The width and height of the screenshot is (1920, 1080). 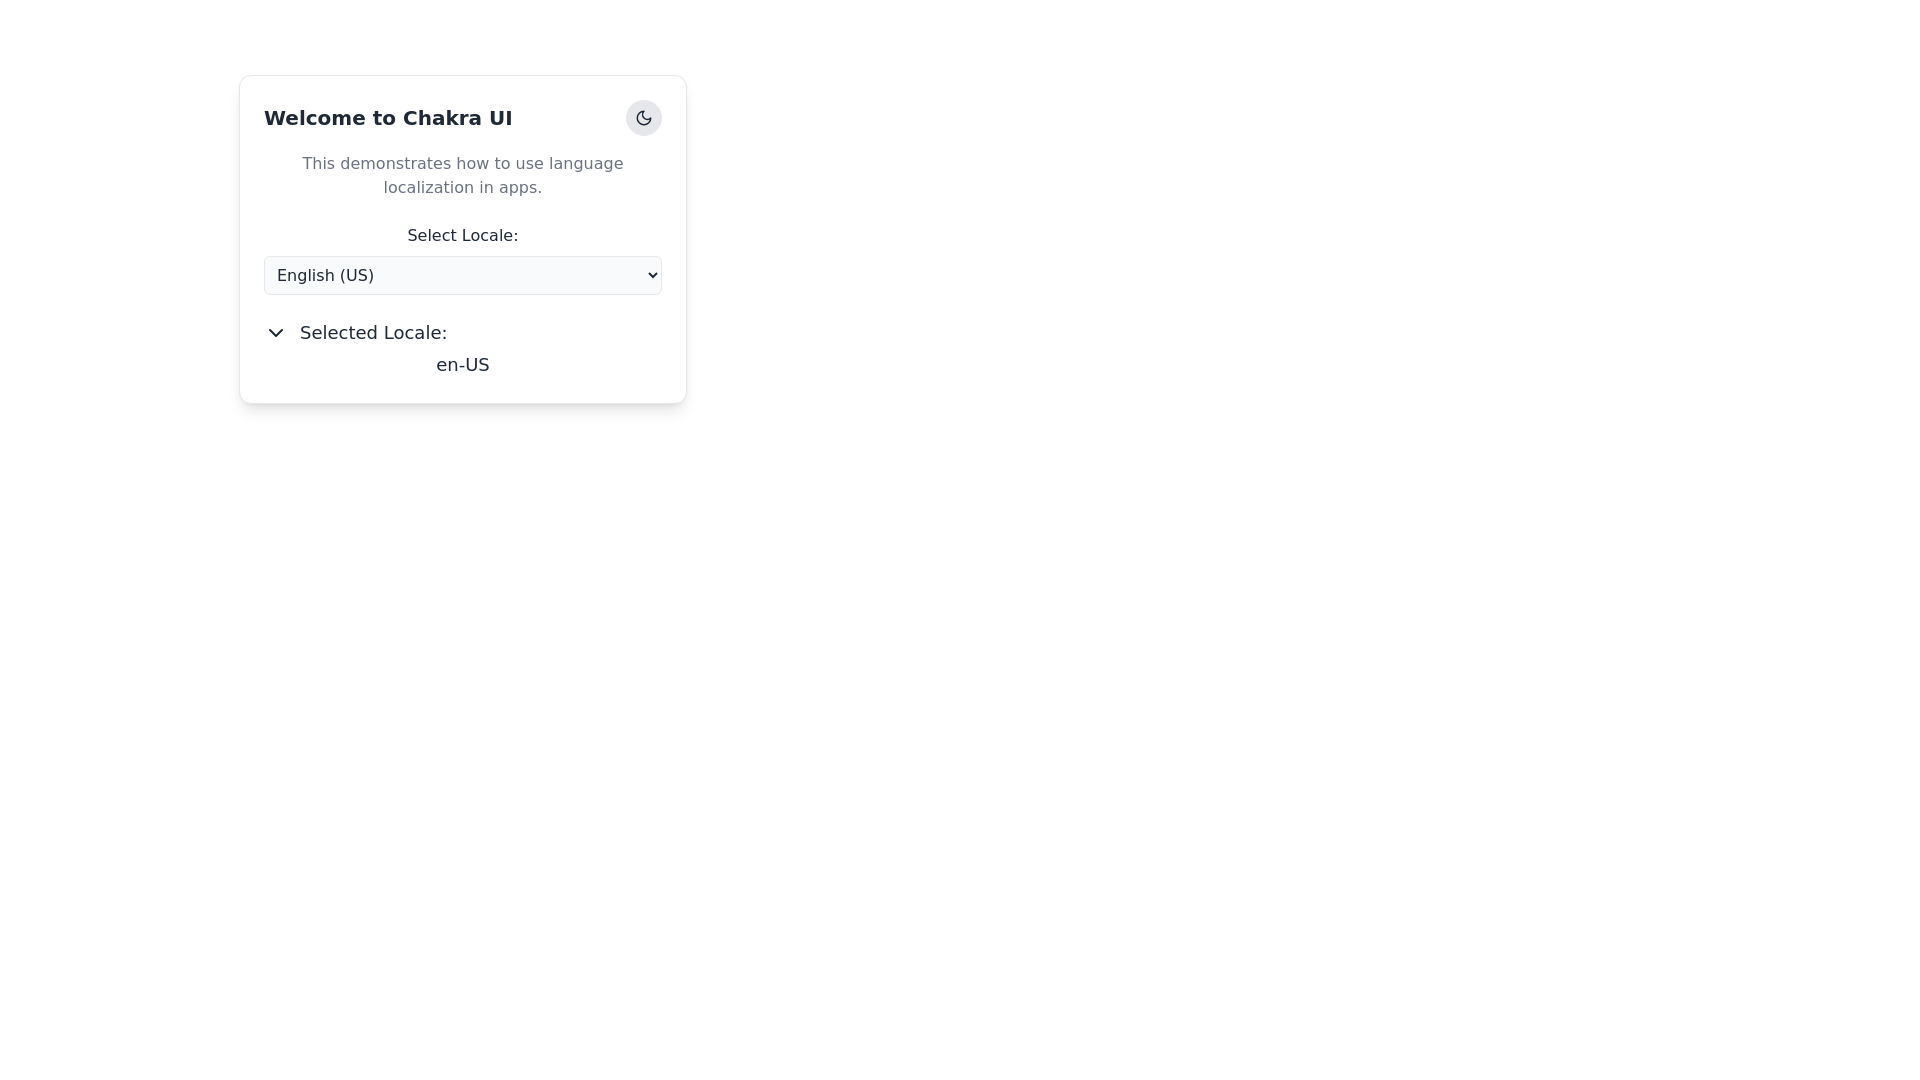 I want to click on the text paragraph that reads 'This demonstrates how to use language localization in apps.' which is styled in gray and is located below the title 'Welcome to Chakra UI', so click(x=461, y=175).